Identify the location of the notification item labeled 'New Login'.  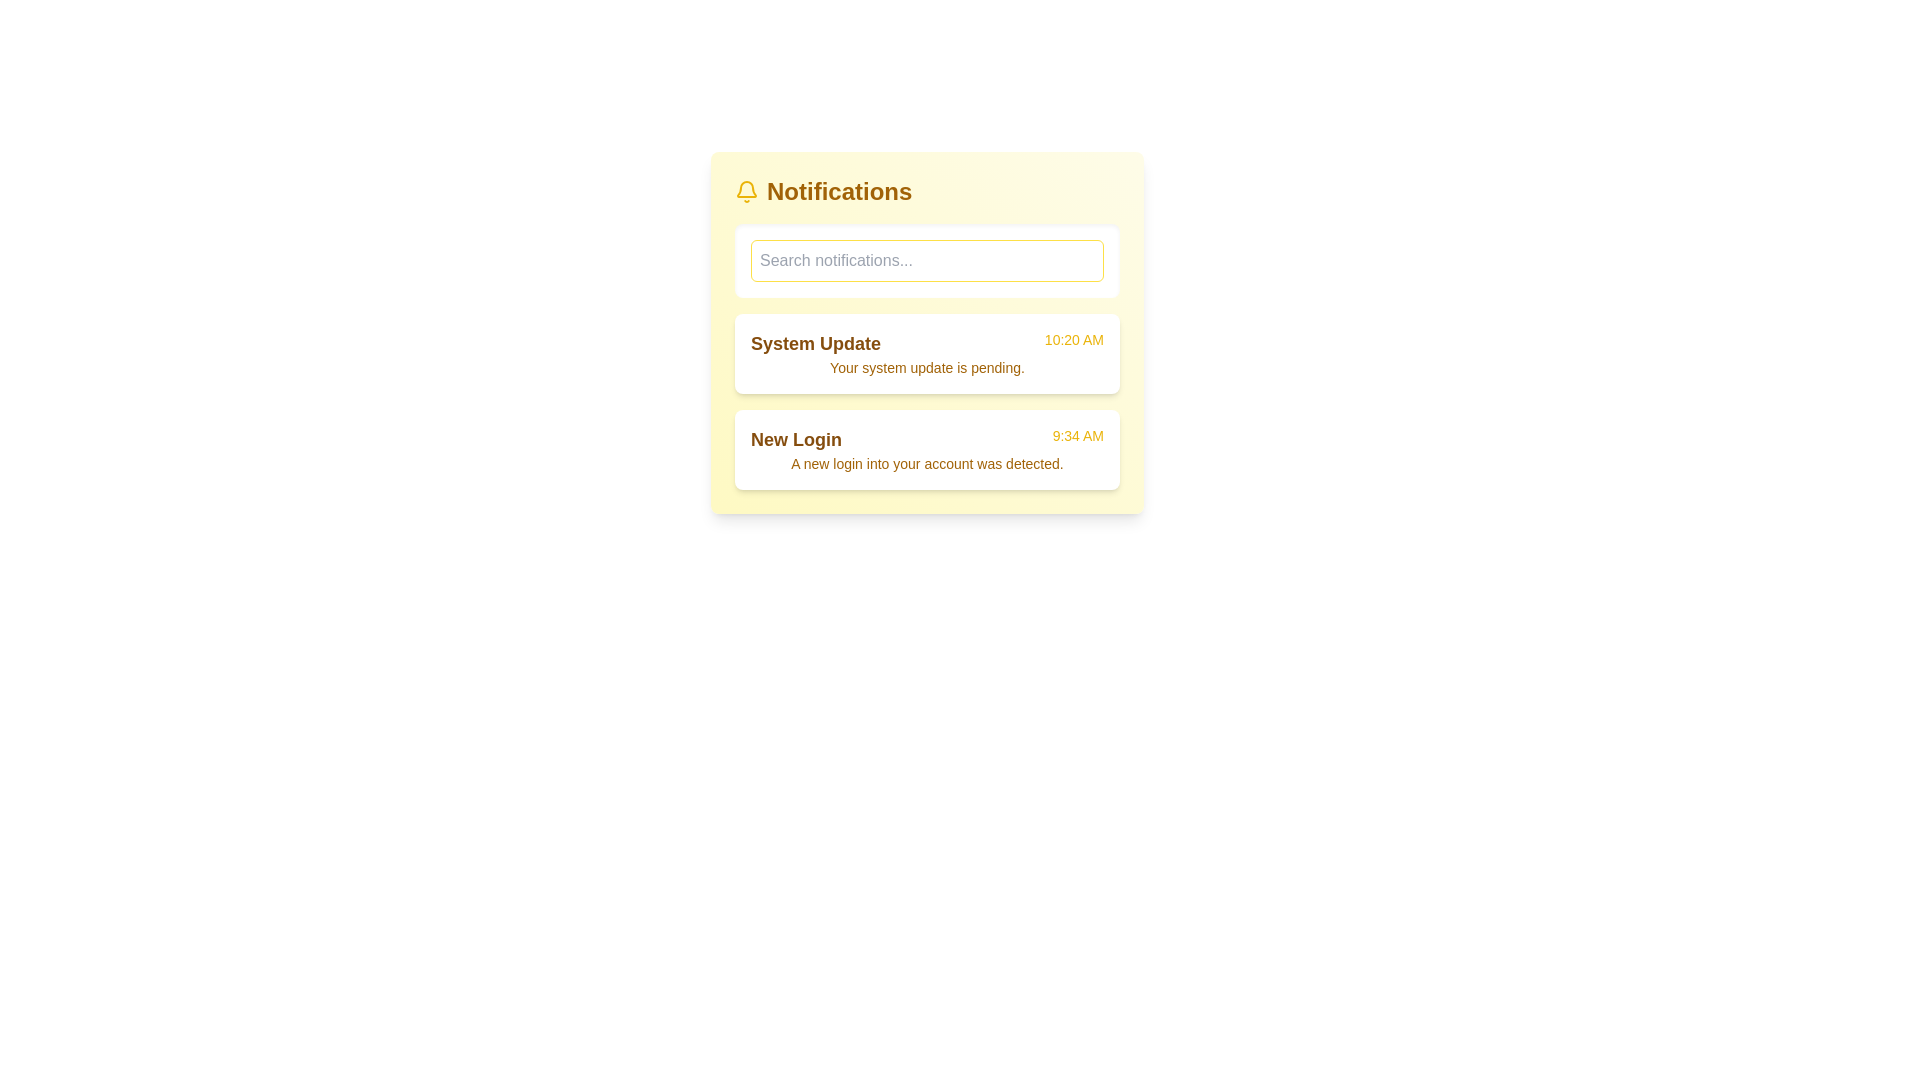
(926, 450).